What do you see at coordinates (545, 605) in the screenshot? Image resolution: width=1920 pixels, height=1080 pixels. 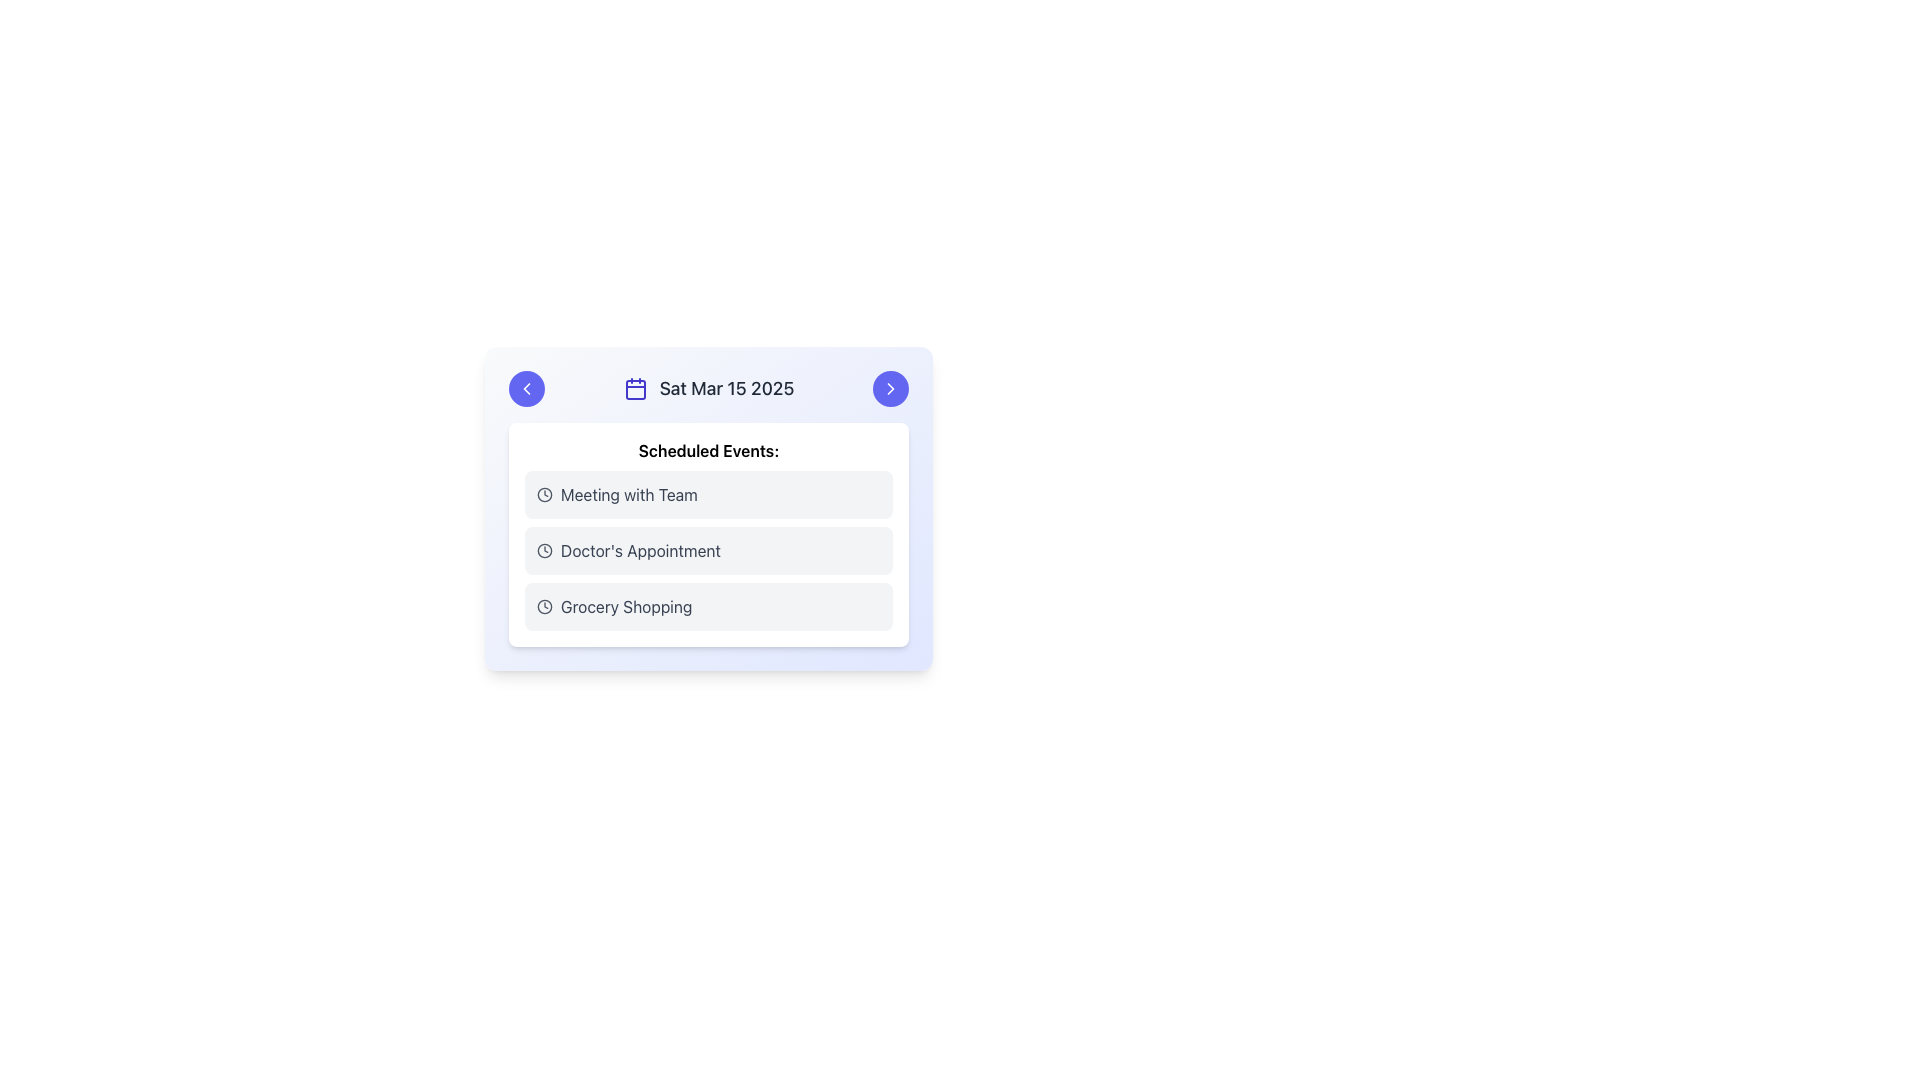 I see `the circular graphical vector shape with a black outline, which is part of the clock-themed icon located in the top middle section of the scheduled events card next to the date 'Sat Mar 15 2025'` at bounding box center [545, 605].